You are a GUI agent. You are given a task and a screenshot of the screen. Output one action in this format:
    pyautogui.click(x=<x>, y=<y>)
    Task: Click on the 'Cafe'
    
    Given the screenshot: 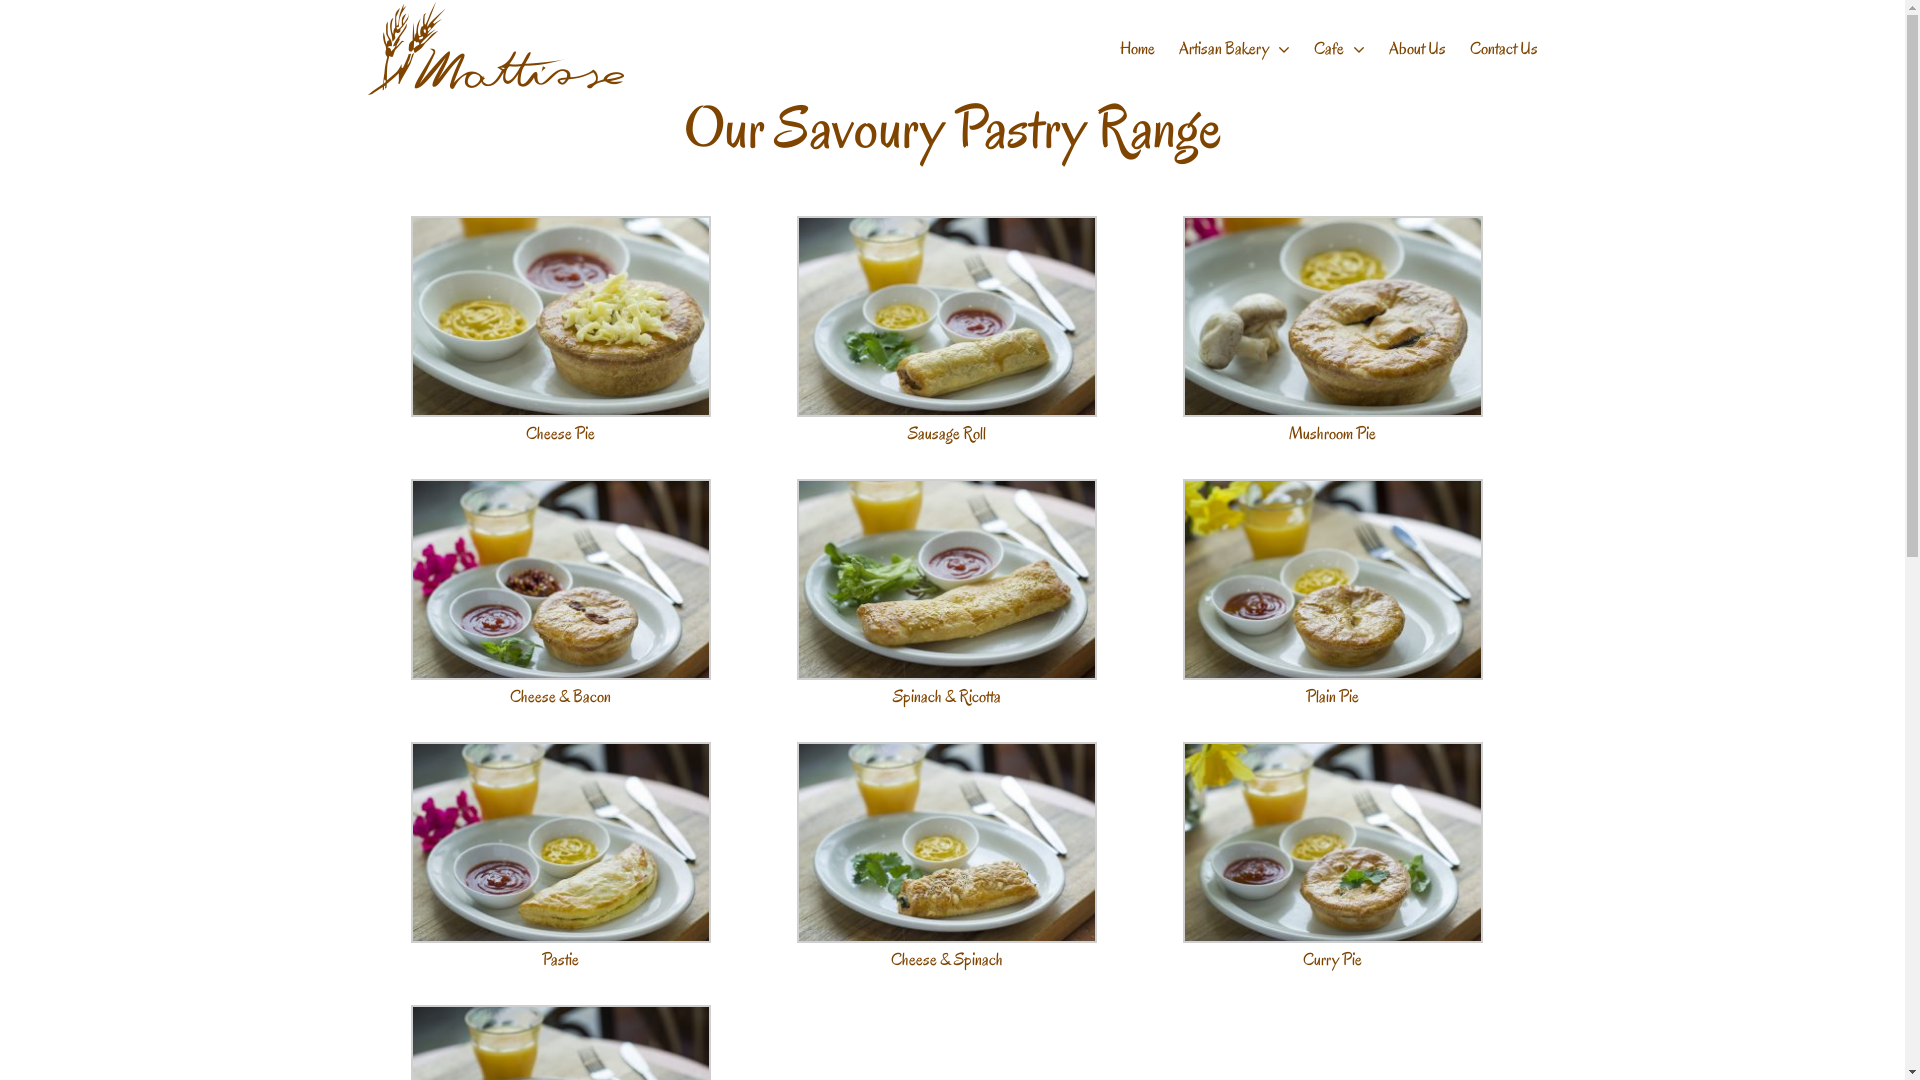 What is the action you would take?
    pyautogui.click(x=1339, y=48)
    